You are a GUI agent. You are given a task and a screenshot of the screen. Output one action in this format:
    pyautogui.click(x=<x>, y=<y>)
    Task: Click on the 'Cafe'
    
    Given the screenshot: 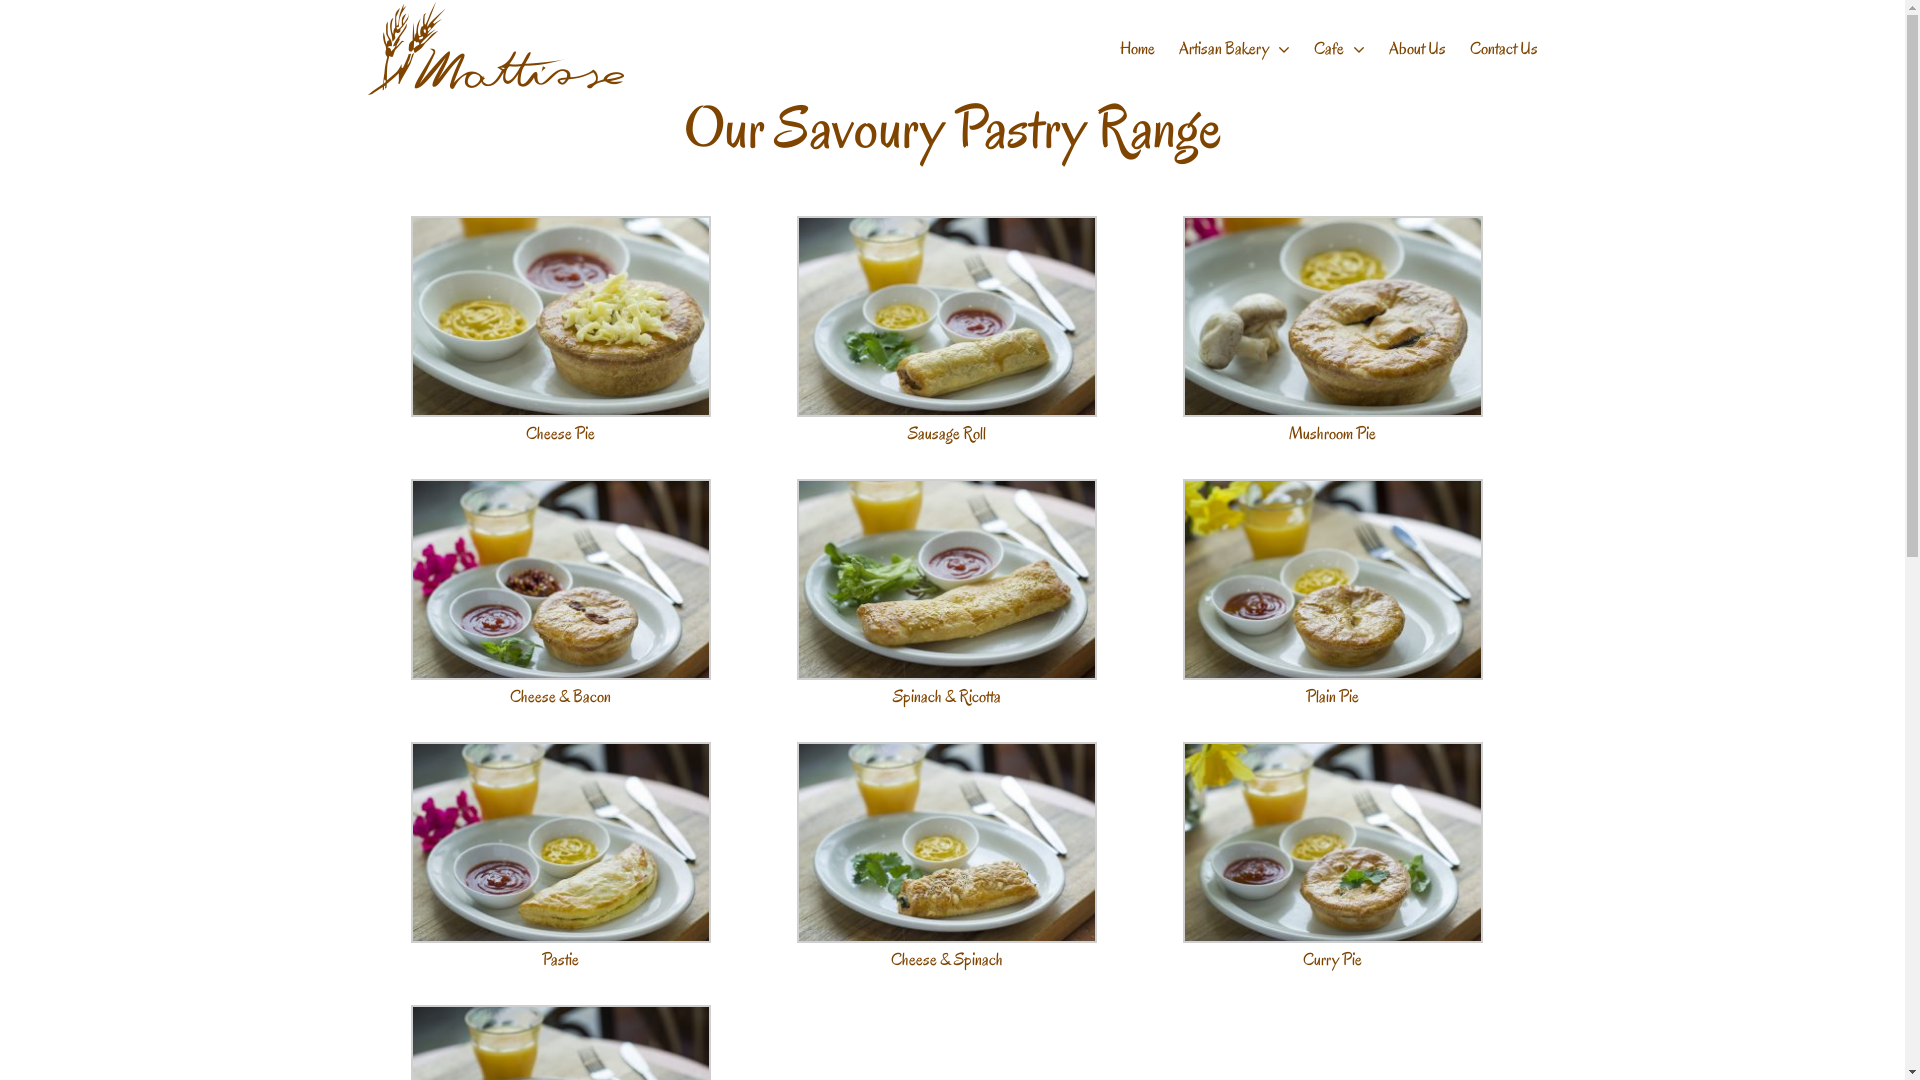 What is the action you would take?
    pyautogui.click(x=1339, y=48)
    